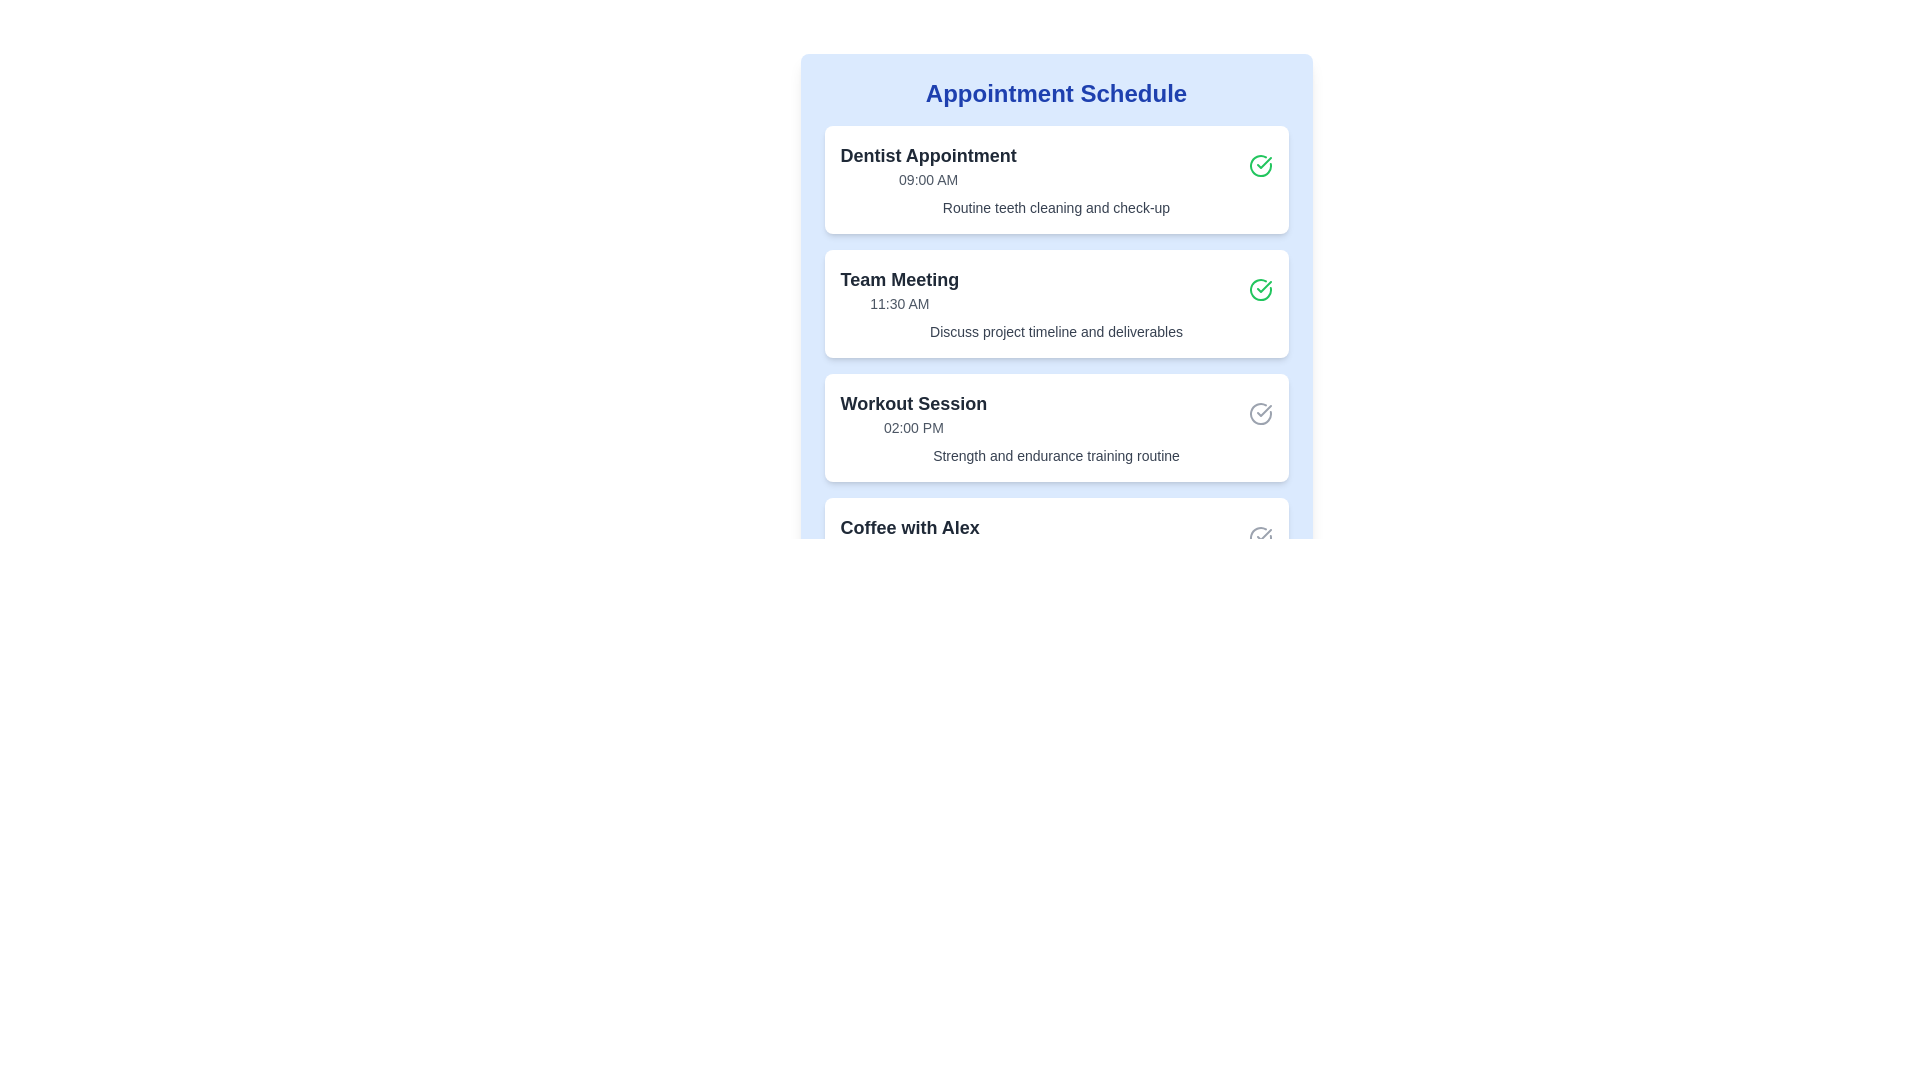 The image size is (1920, 1080). What do you see at coordinates (912, 404) in the screenshot?
I see `the text label 'Workout Session' which is prominently displayed in bold gray font at the top of the third card in the appointment schedule list` at bounding box center [912, 404].